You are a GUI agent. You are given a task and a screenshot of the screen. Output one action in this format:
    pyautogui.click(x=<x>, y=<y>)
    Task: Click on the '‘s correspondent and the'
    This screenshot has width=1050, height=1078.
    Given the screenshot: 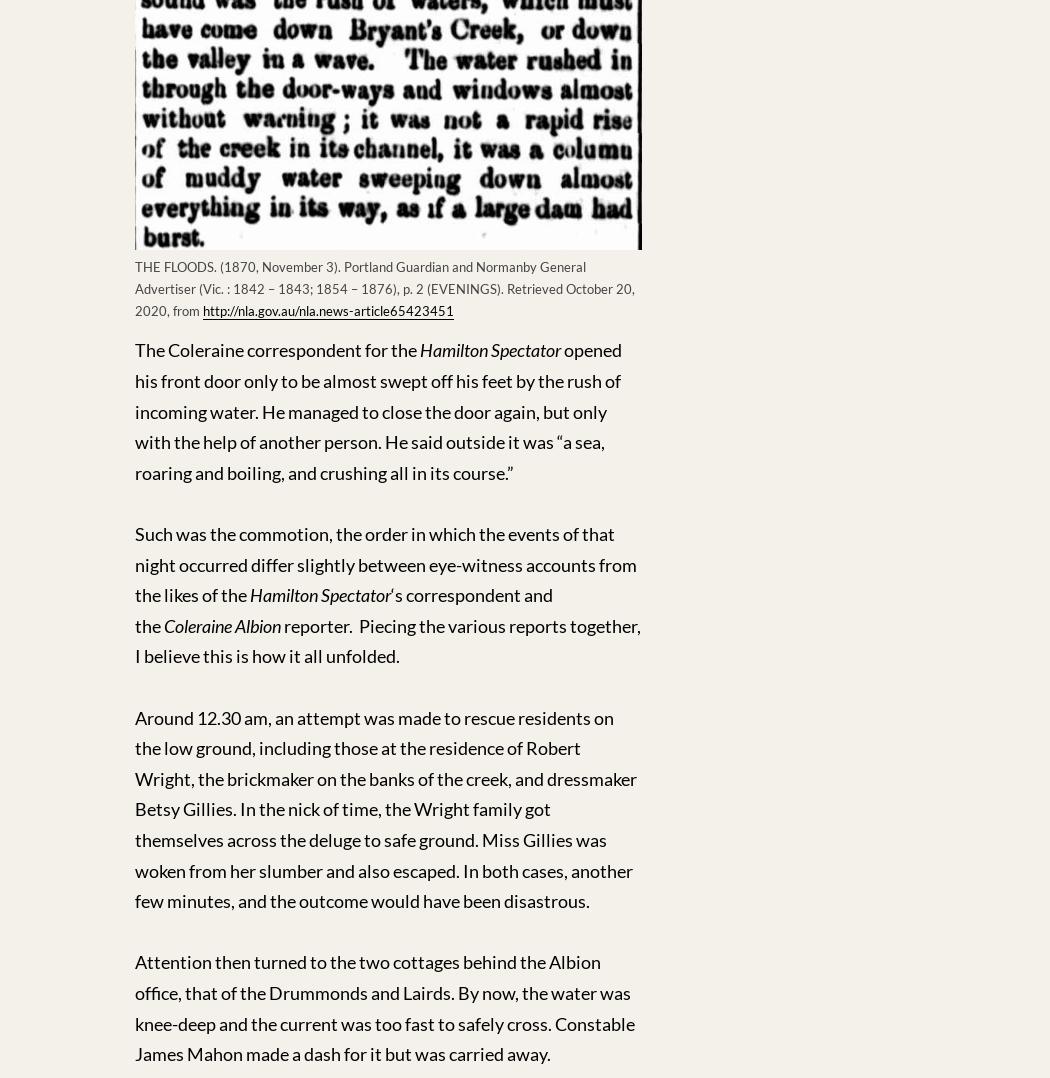 What is the action you would take?
    pyautogui.click(x=134, y=610)
    